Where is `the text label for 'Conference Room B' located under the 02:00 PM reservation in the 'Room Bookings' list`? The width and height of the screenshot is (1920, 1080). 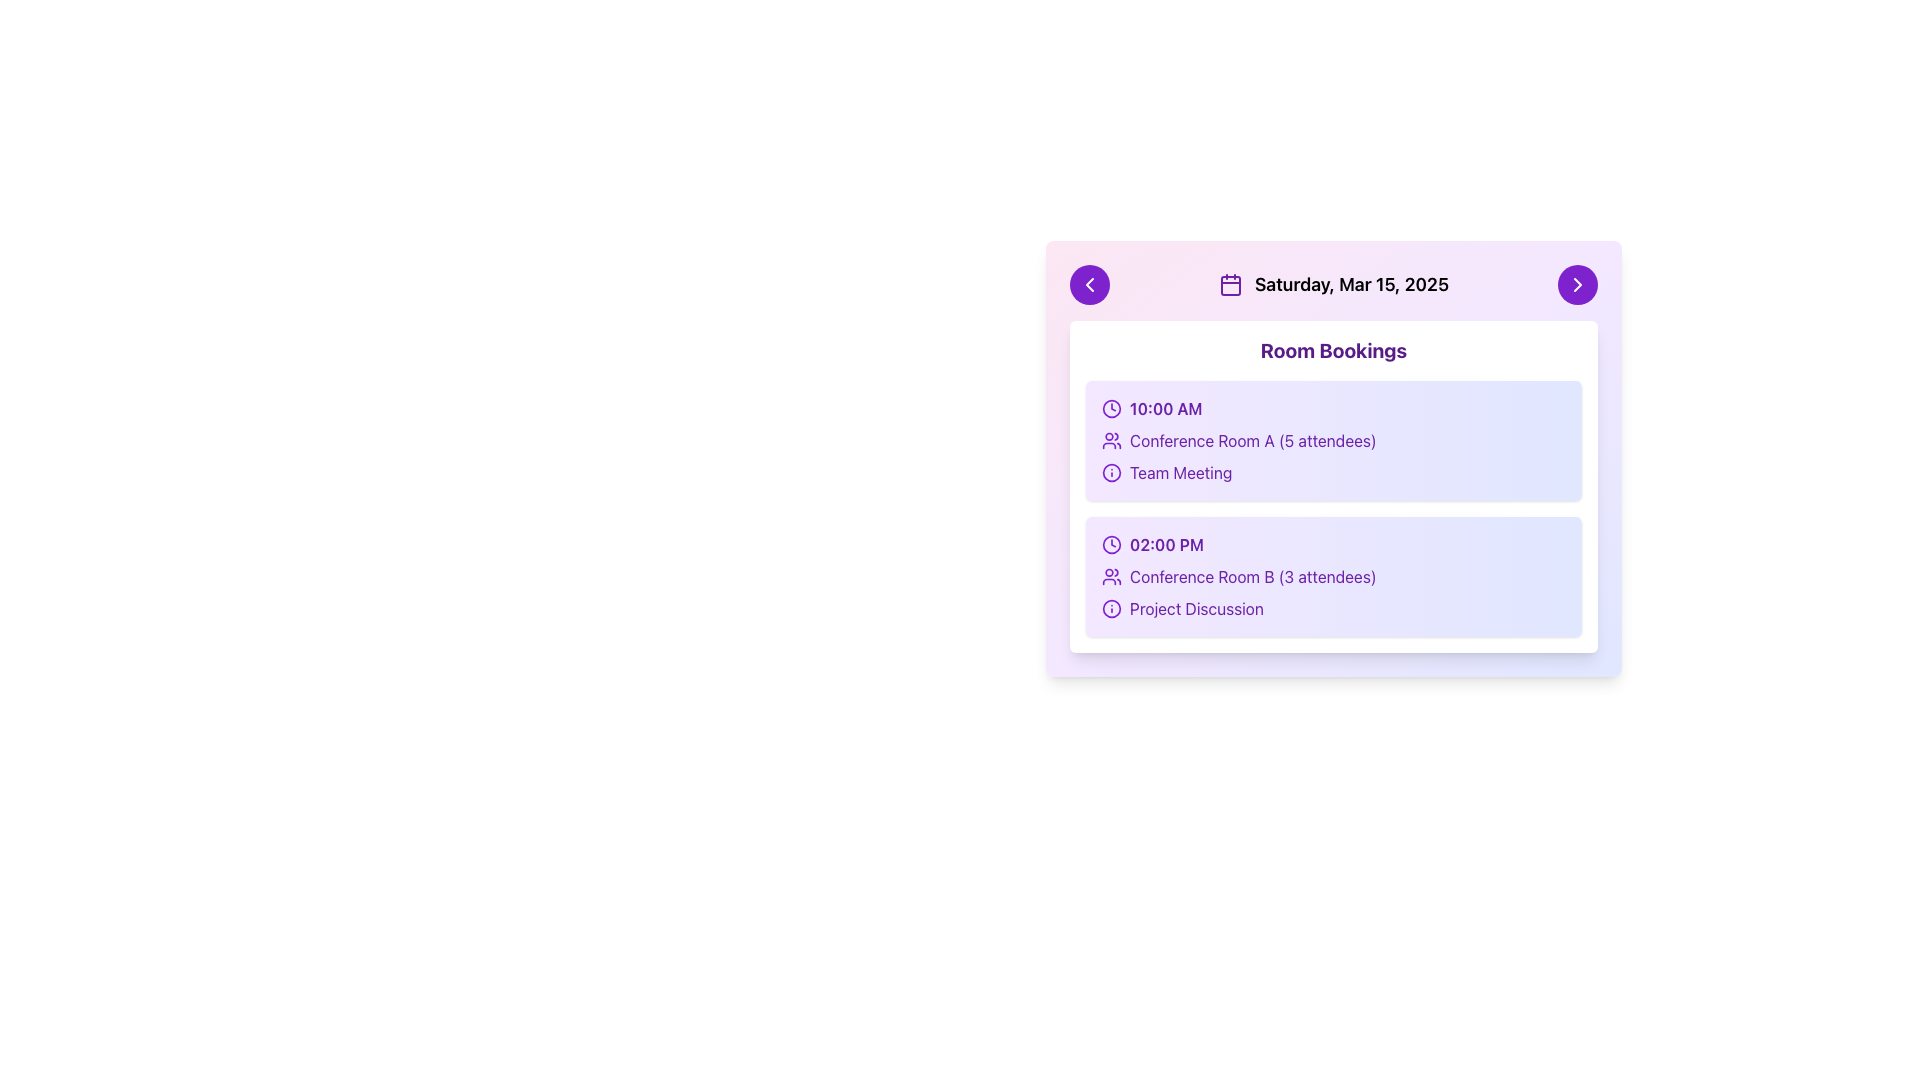
the text label for 'Conference Room B' located under the 02:00 PM reservation in the 'Room Bookings' list is located at coordinates (1196, 608).